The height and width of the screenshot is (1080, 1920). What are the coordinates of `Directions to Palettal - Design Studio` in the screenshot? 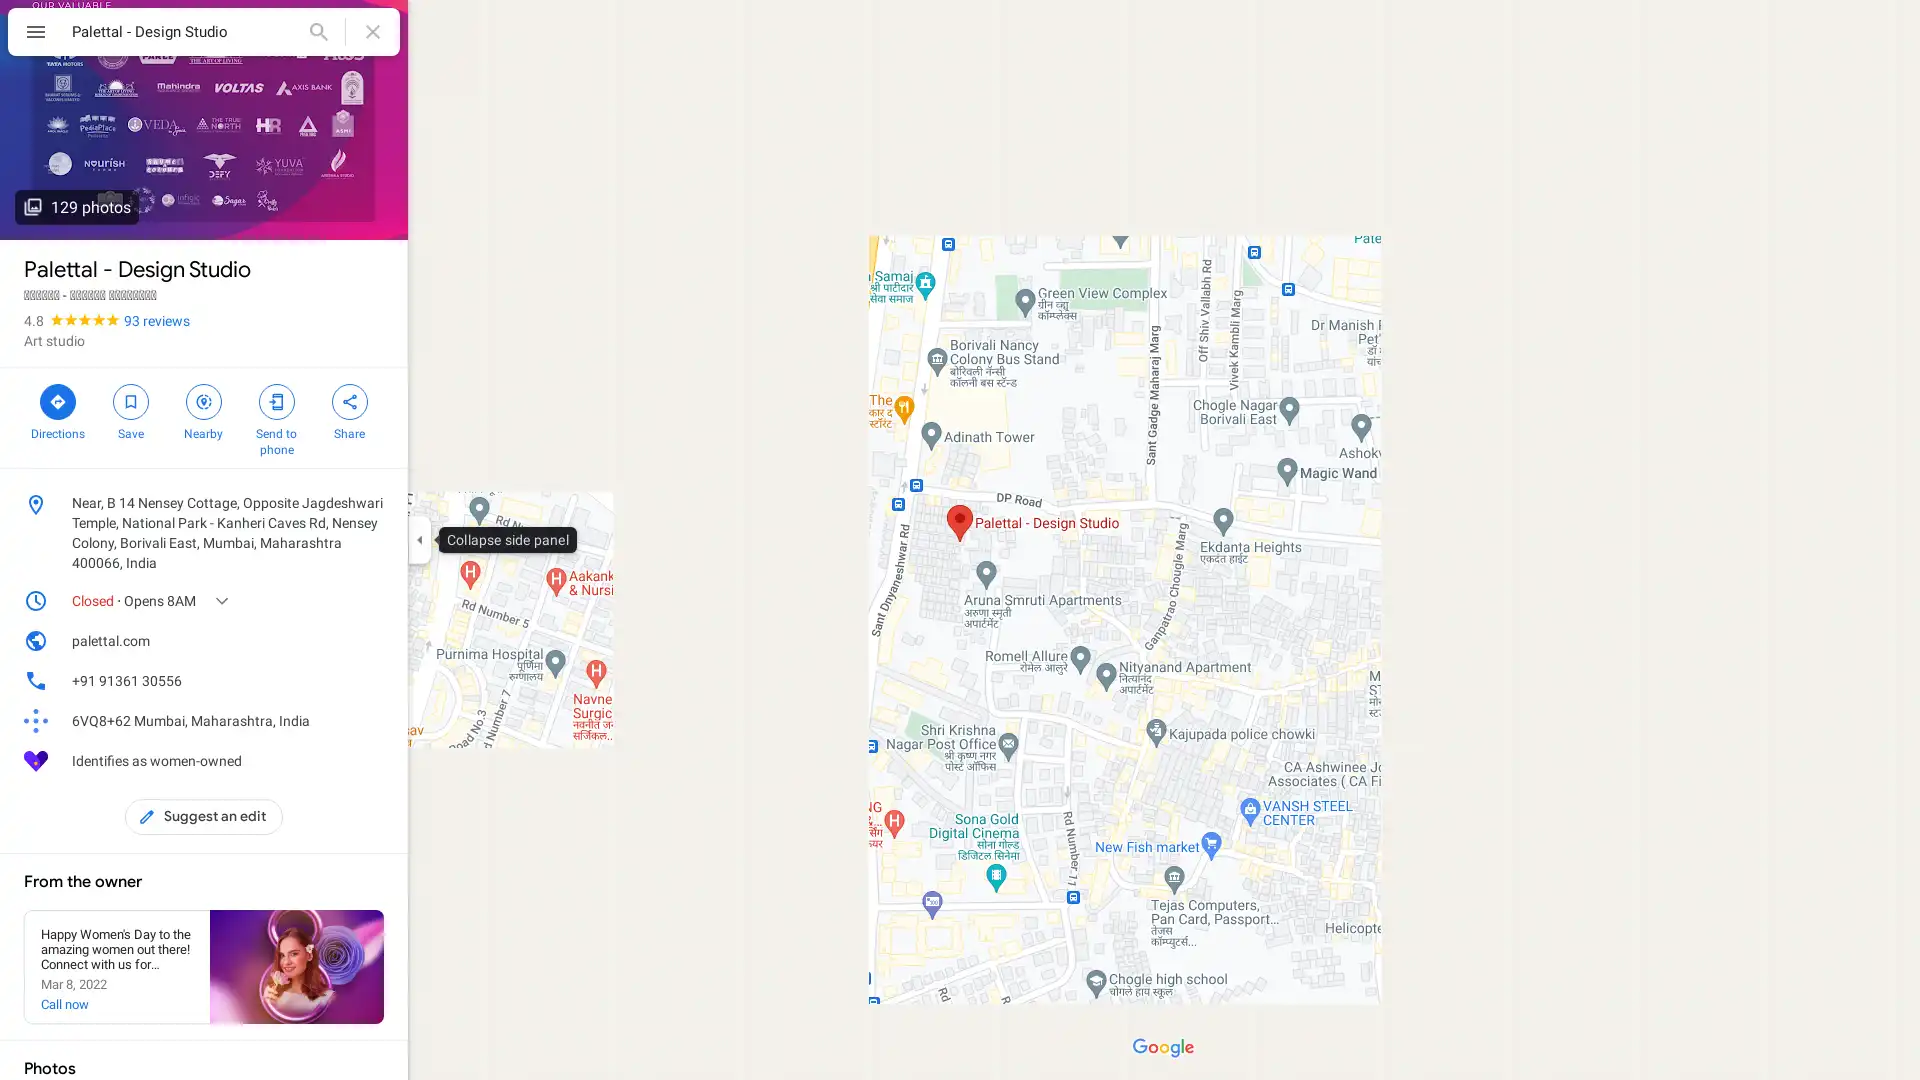 It's located at (57, 408).